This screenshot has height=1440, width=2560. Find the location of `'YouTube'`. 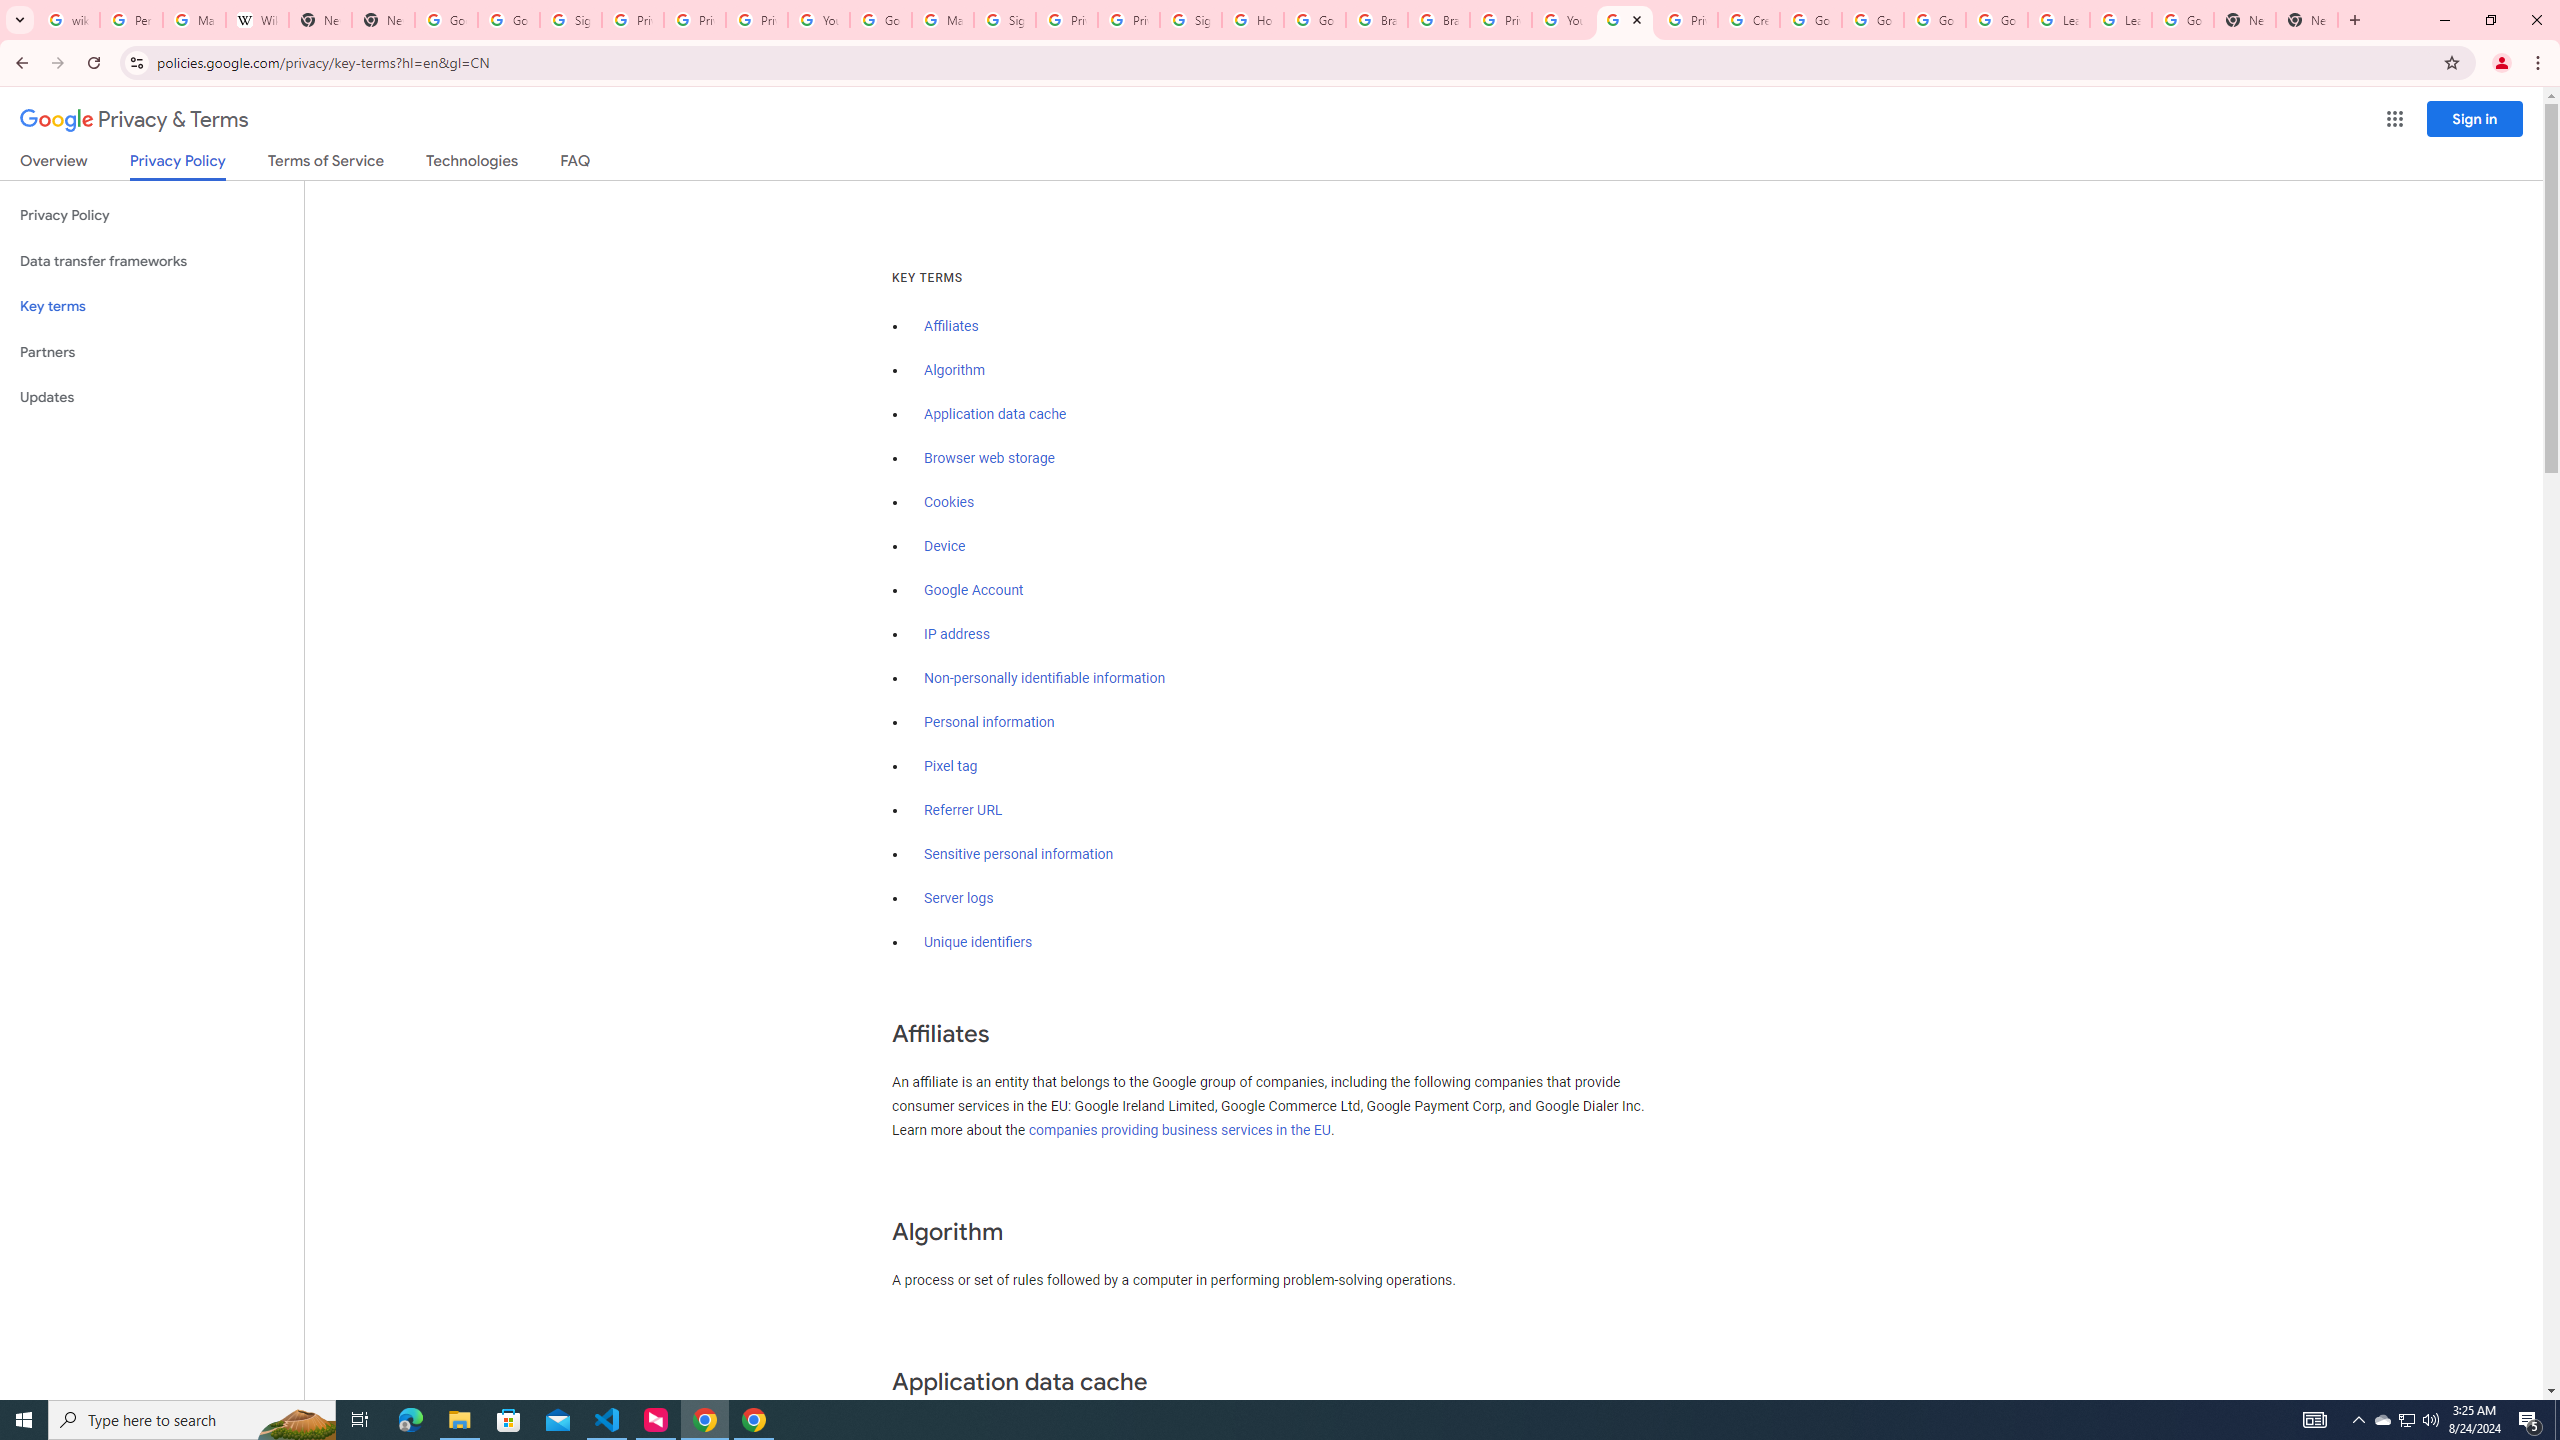

'YouTube' is located at coordinates (819, 19).